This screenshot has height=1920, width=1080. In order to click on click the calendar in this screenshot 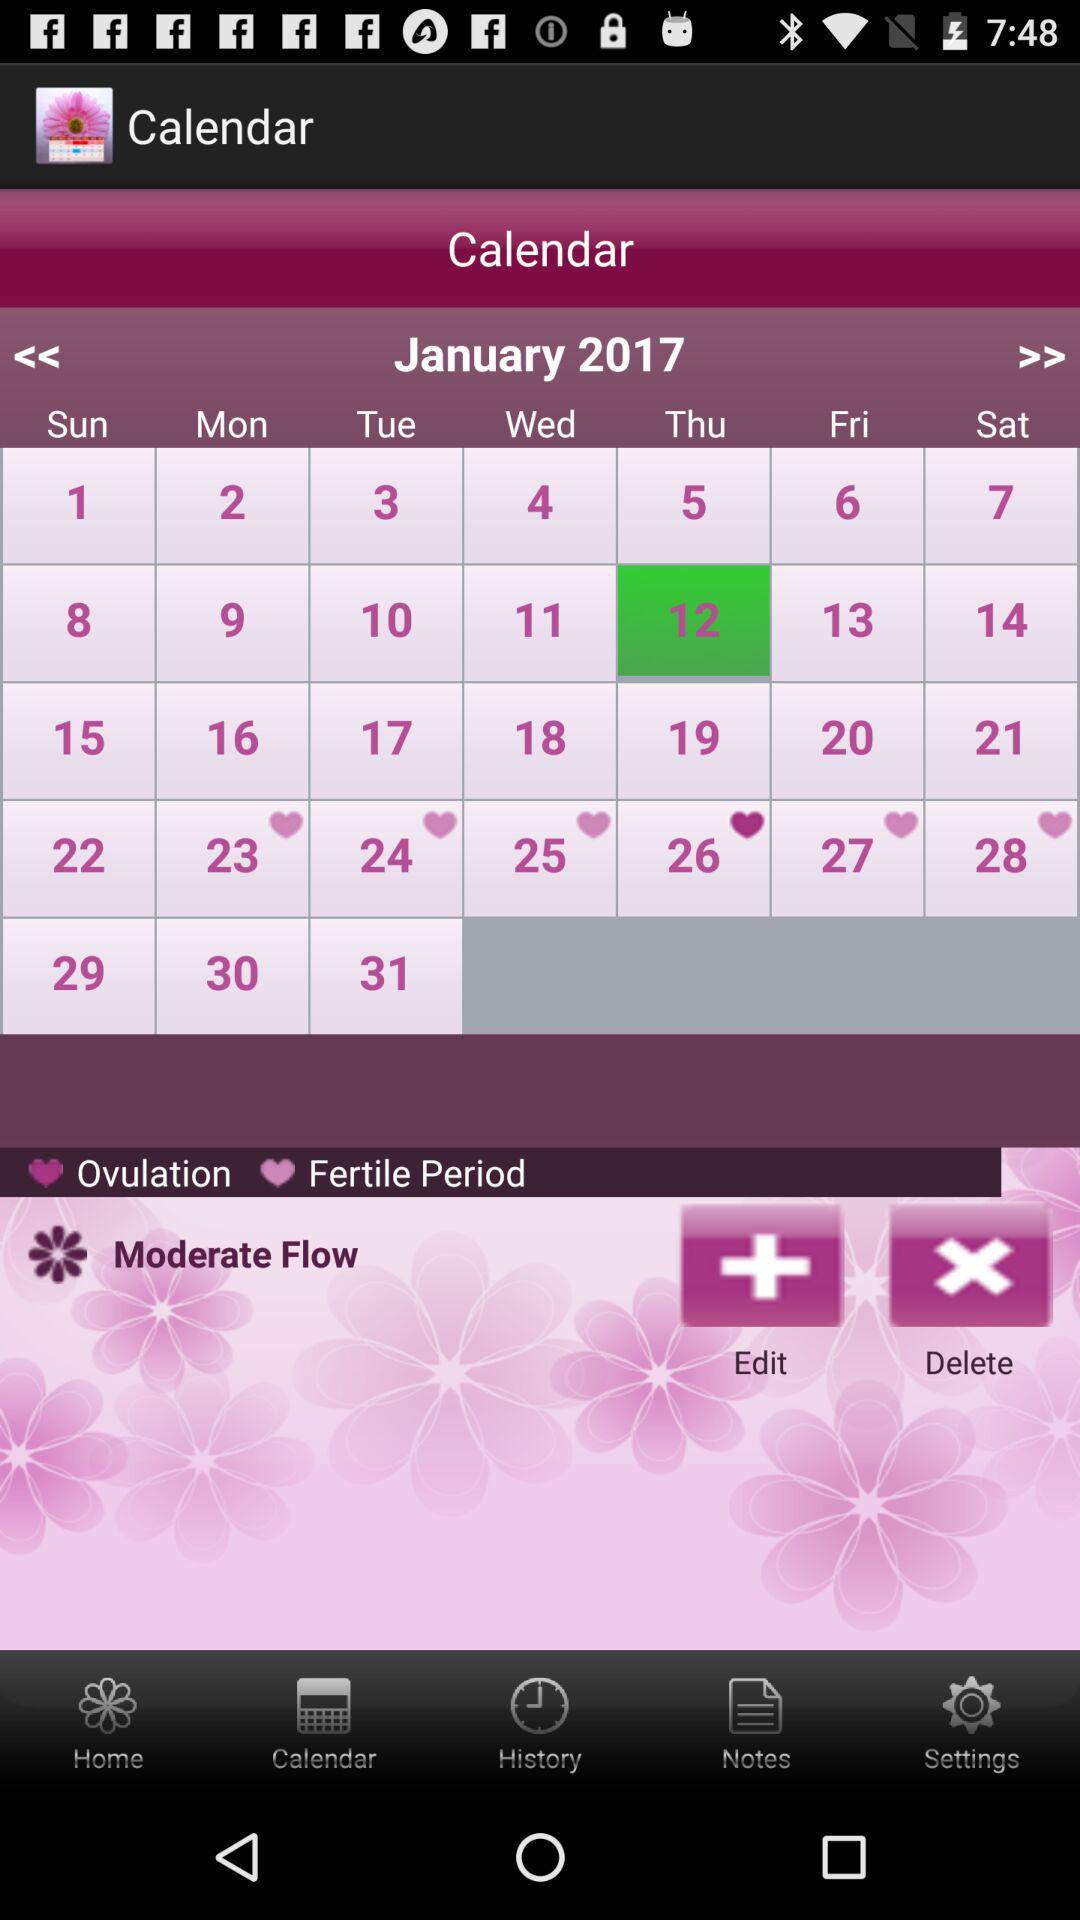, I will do `click(323, 1721)`.